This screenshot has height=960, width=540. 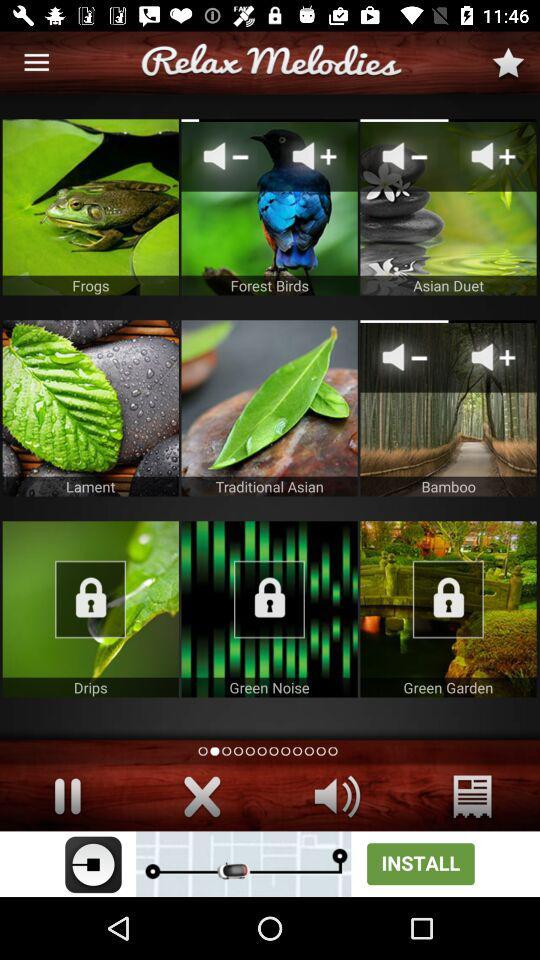 I want to click on stop button, so click(x=67, y=796).